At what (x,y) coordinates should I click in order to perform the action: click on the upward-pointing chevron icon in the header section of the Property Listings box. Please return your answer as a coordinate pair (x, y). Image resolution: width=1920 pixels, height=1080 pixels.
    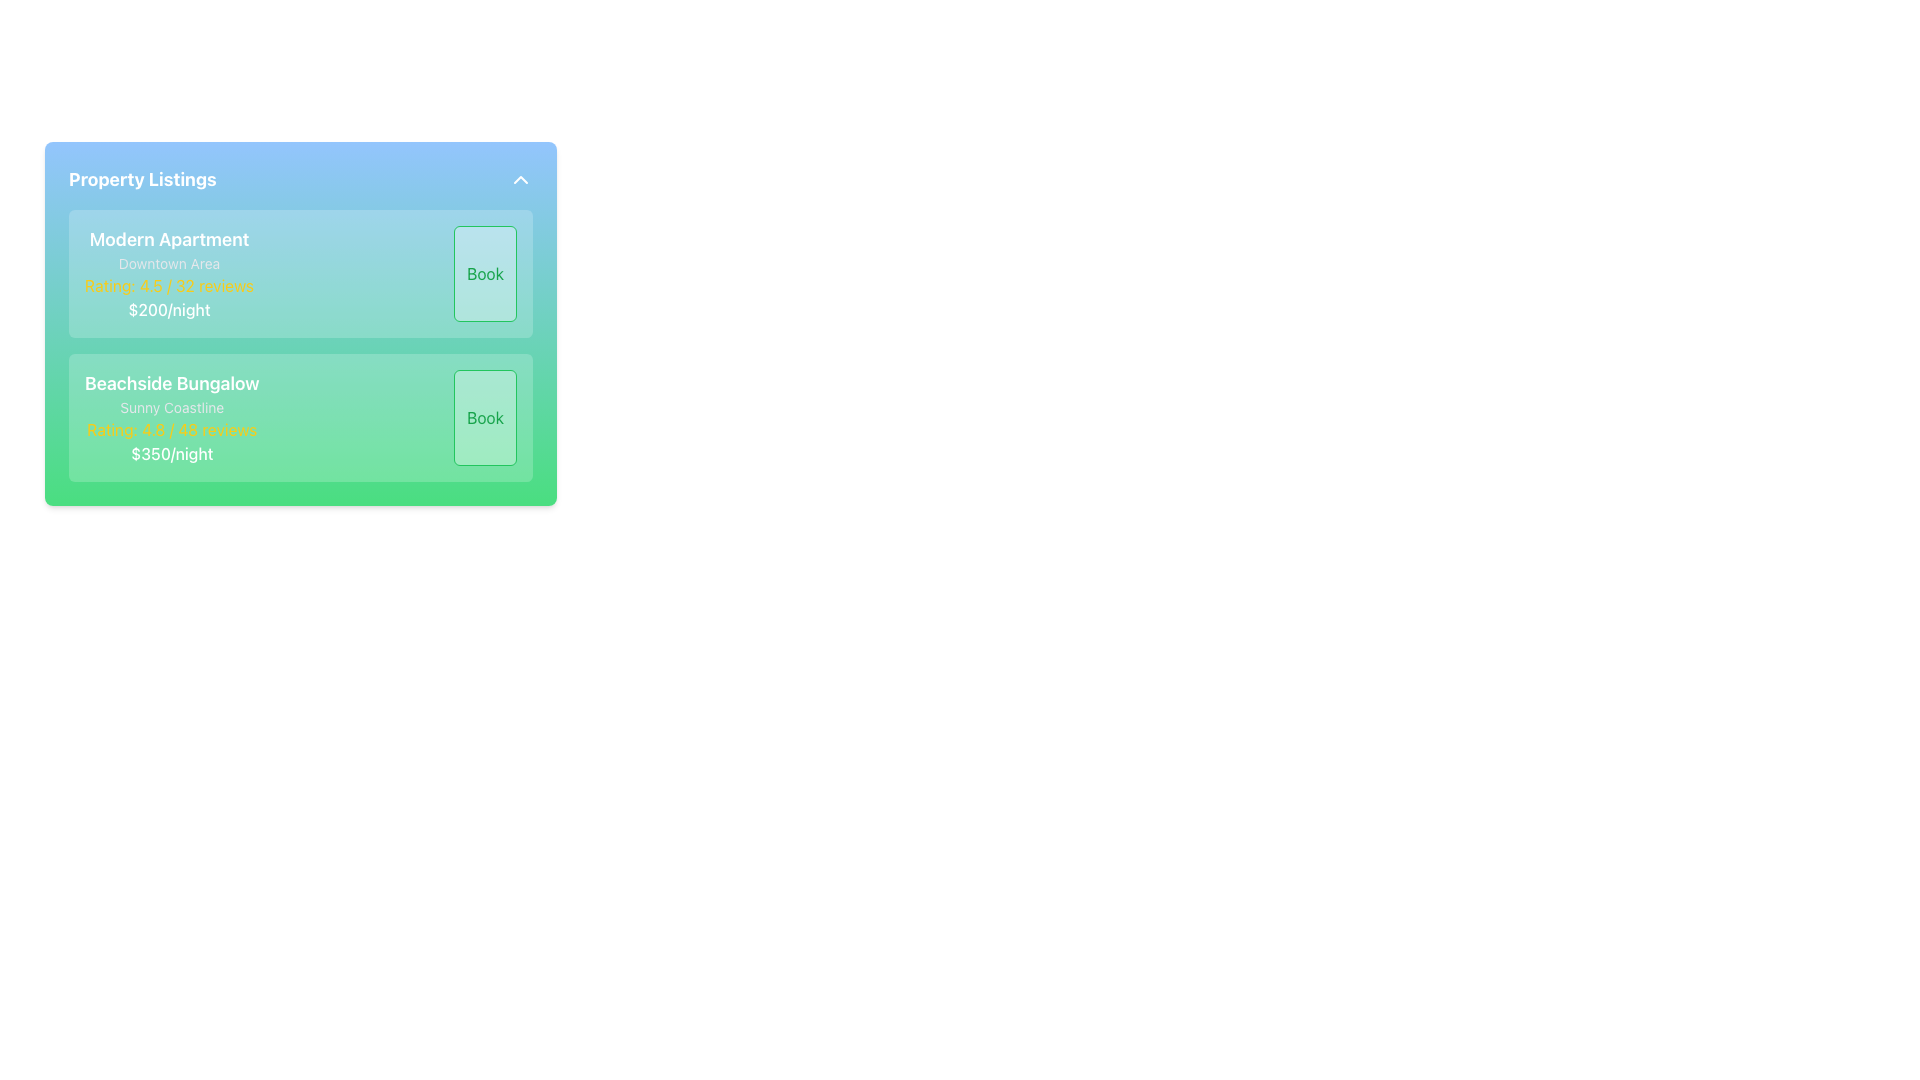
    Looking at the image, I should click on (521, 180).